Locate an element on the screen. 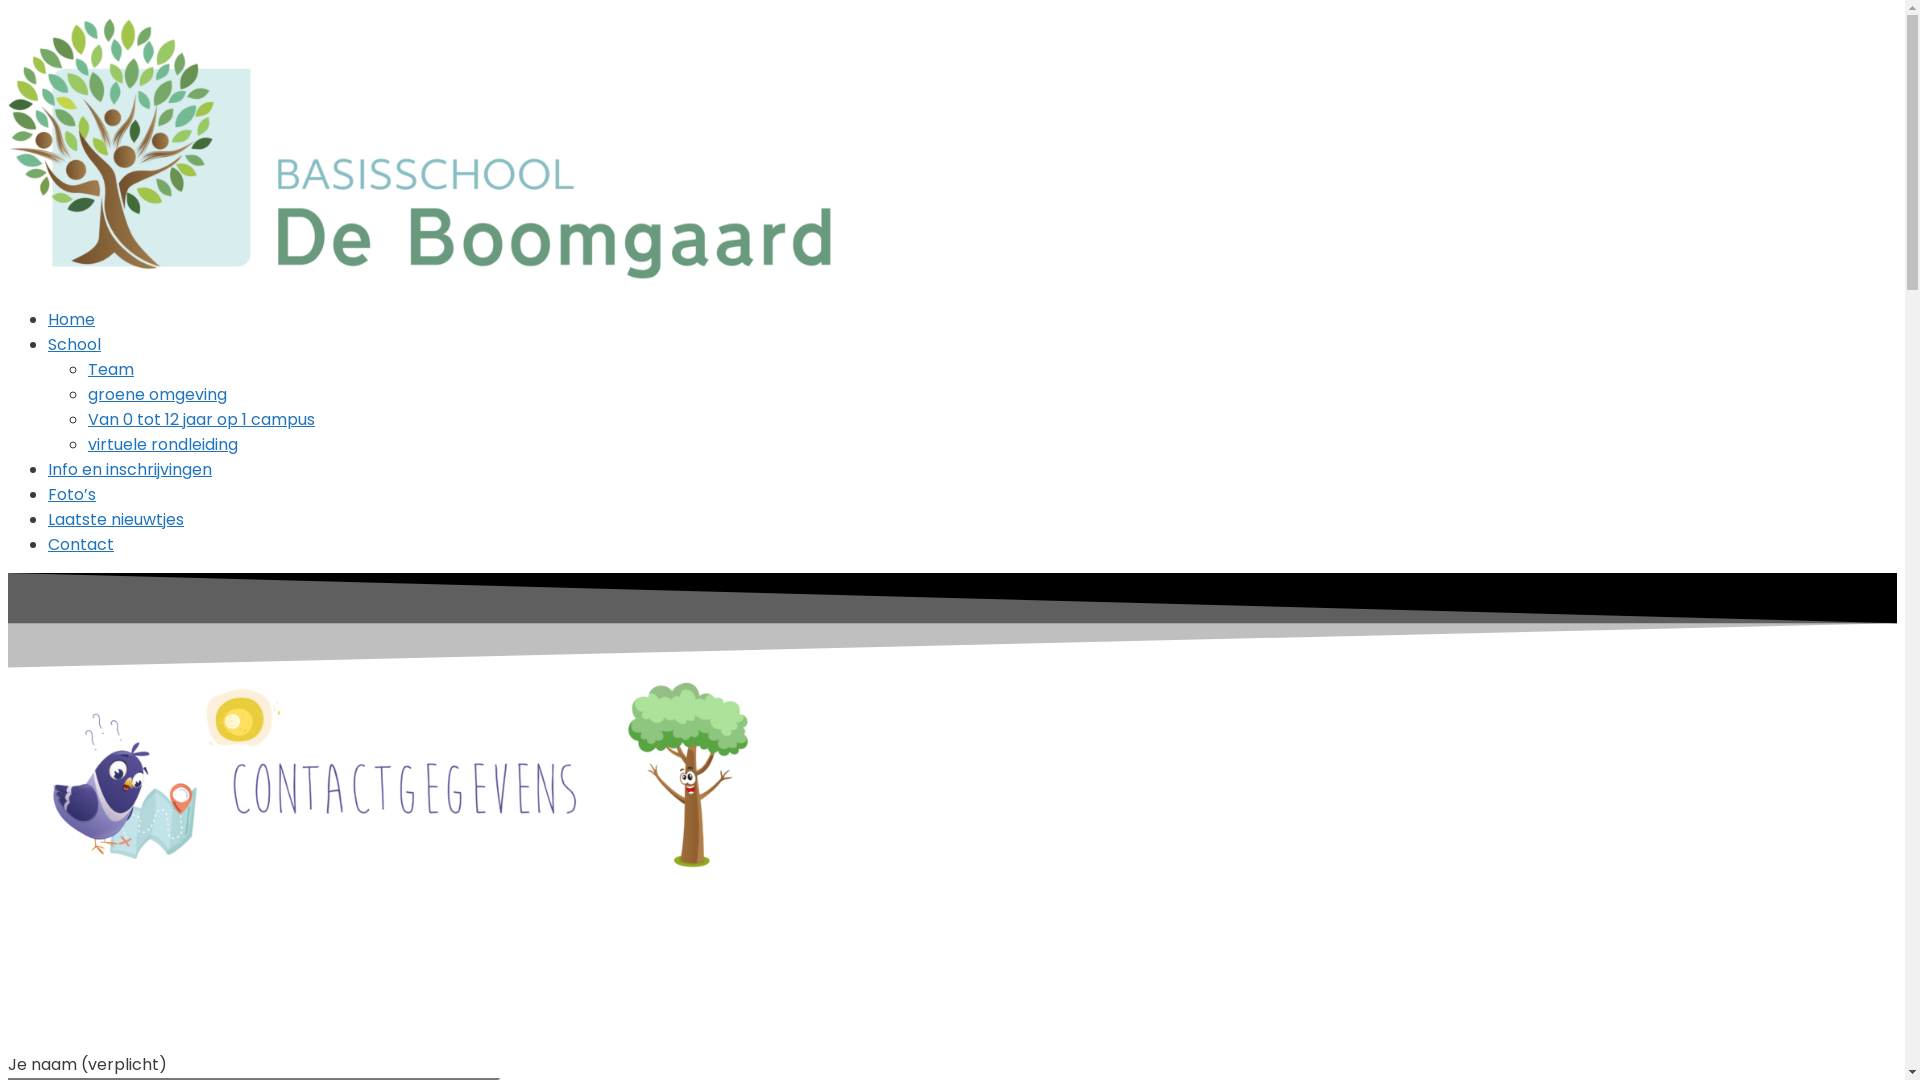 This screenshot has height=1080, width=1920. 'virtuele rondleiding' is located at coordinates (163, 443).